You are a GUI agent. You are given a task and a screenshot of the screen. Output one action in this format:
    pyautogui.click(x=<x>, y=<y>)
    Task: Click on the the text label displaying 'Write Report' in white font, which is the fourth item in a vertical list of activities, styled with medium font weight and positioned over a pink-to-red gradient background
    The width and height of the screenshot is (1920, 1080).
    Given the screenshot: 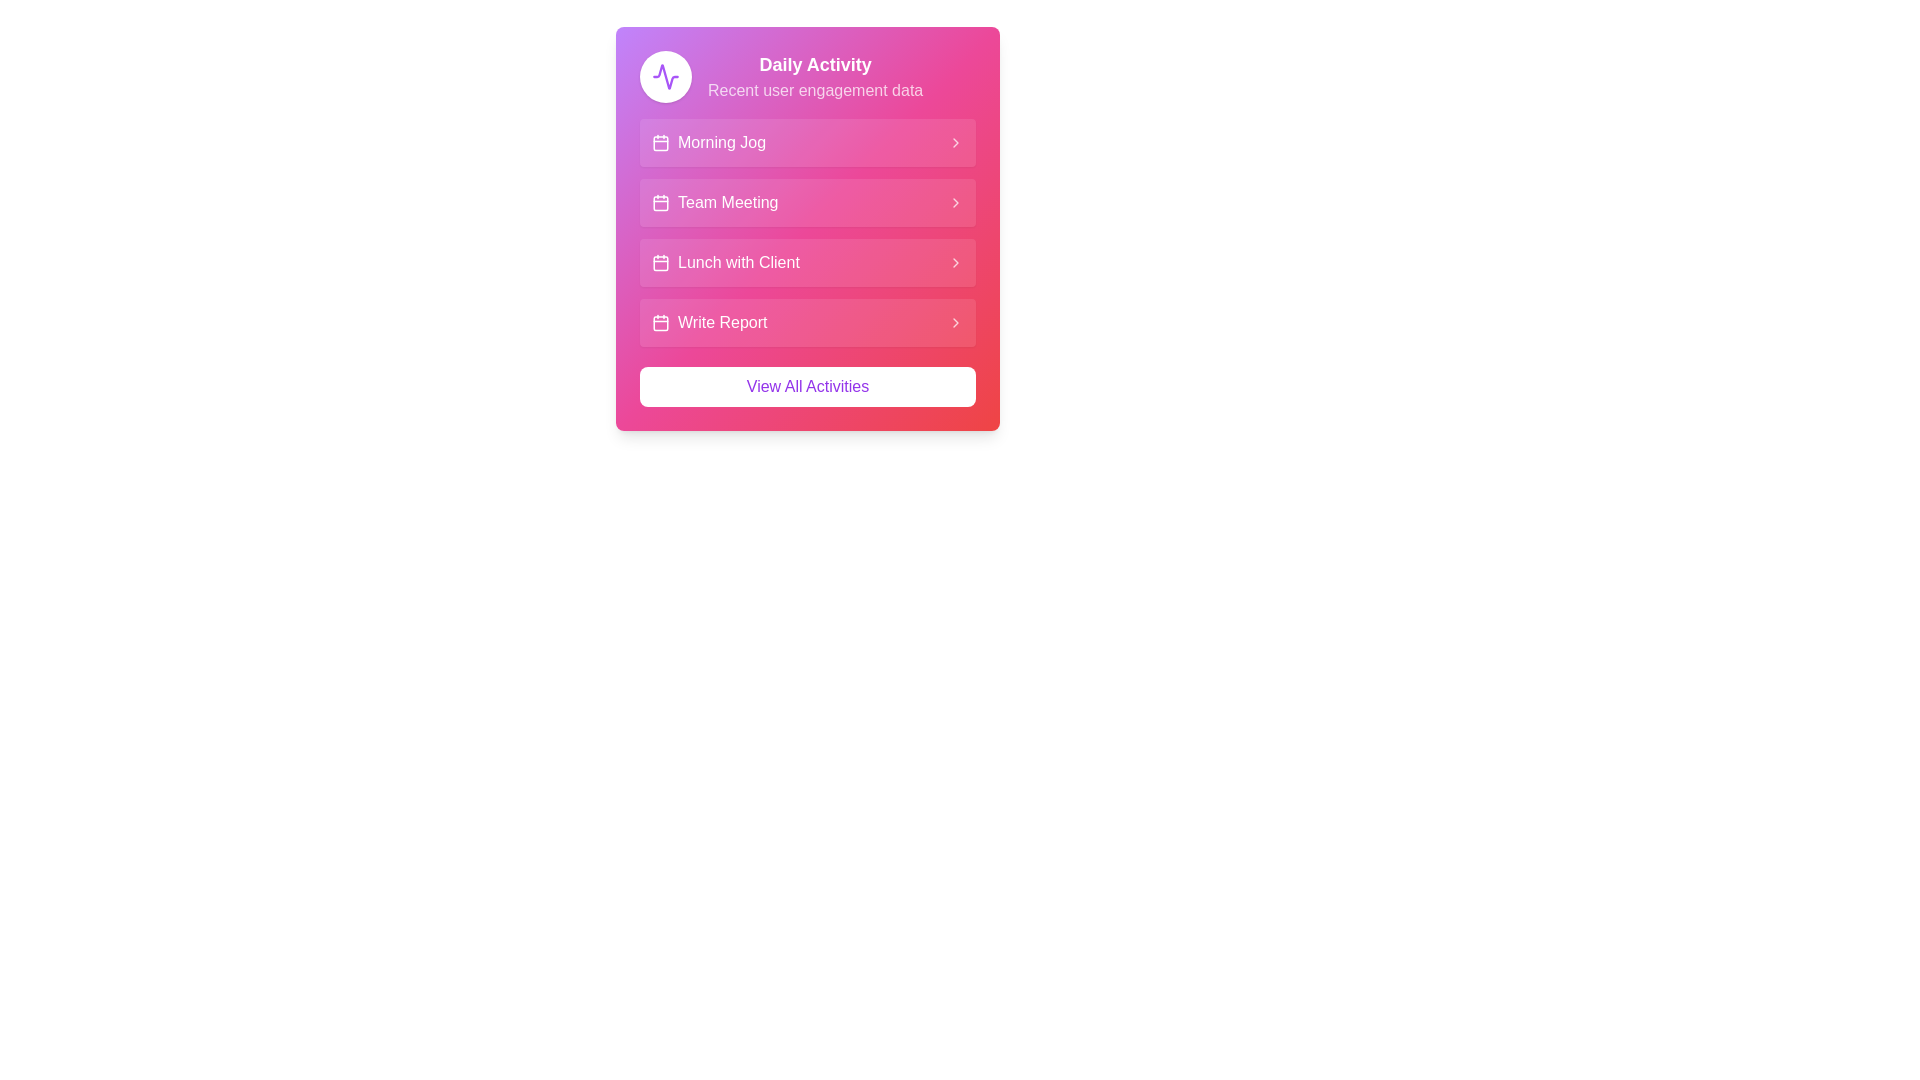 What is the action you would take?
    pyautogui.click(x=721, y=322)
    